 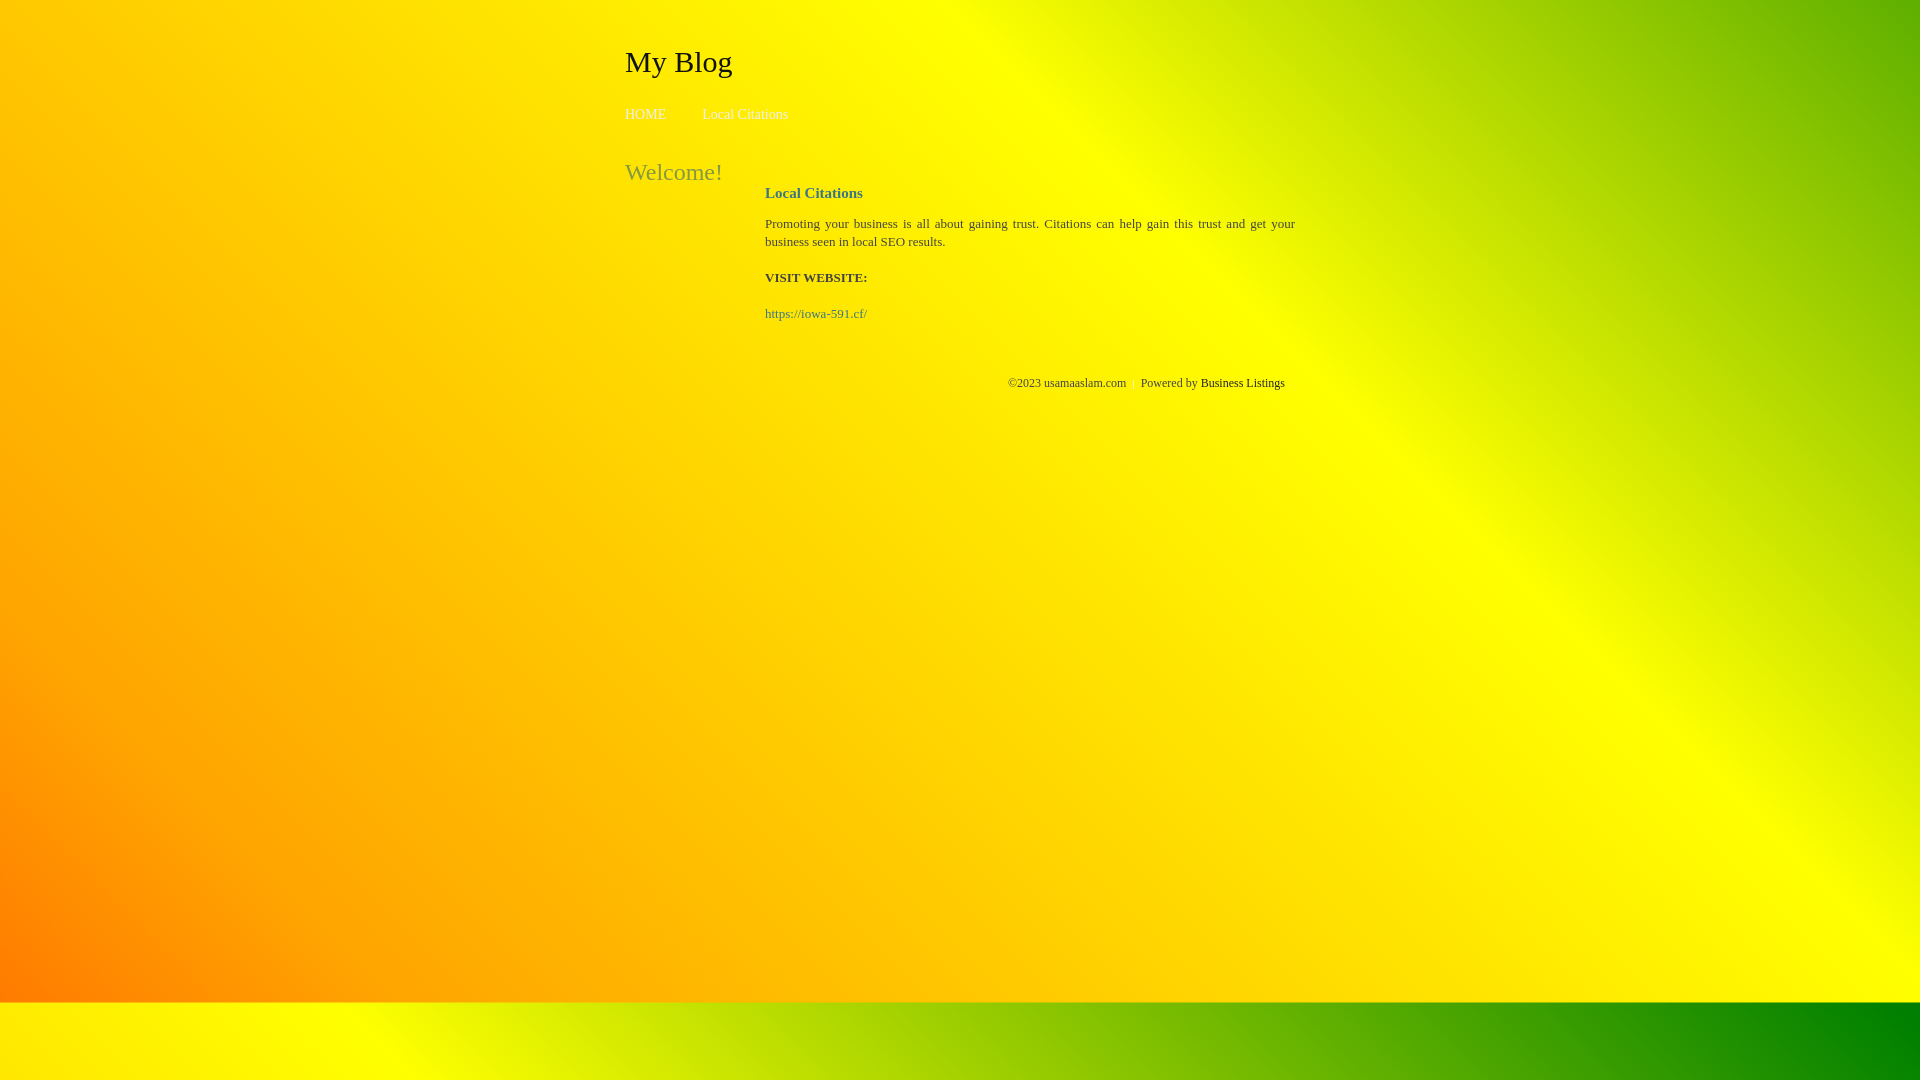 I want to click on 'HOME', so click(x=645, y=114).